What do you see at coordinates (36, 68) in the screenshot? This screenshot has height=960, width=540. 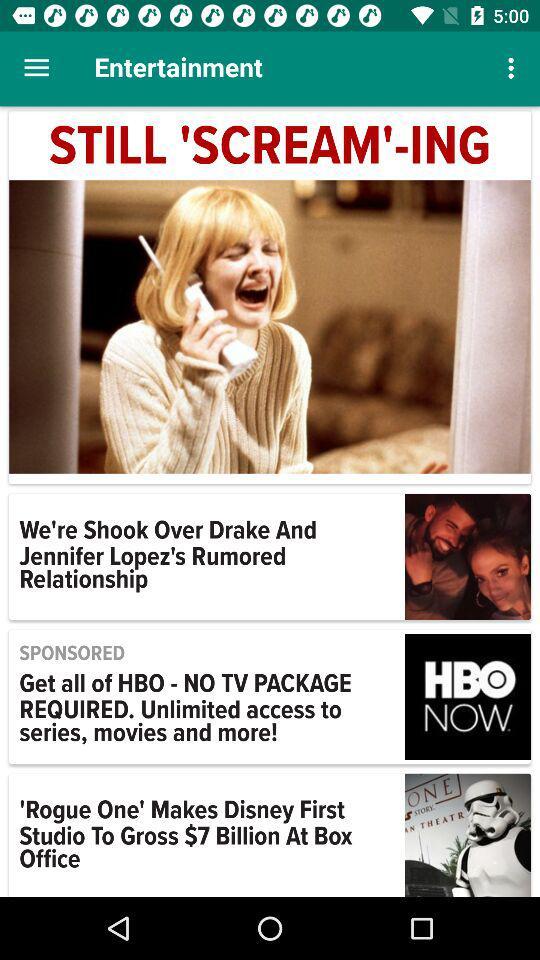 I see `item at the top left corner` at bounding box center [36, 68].